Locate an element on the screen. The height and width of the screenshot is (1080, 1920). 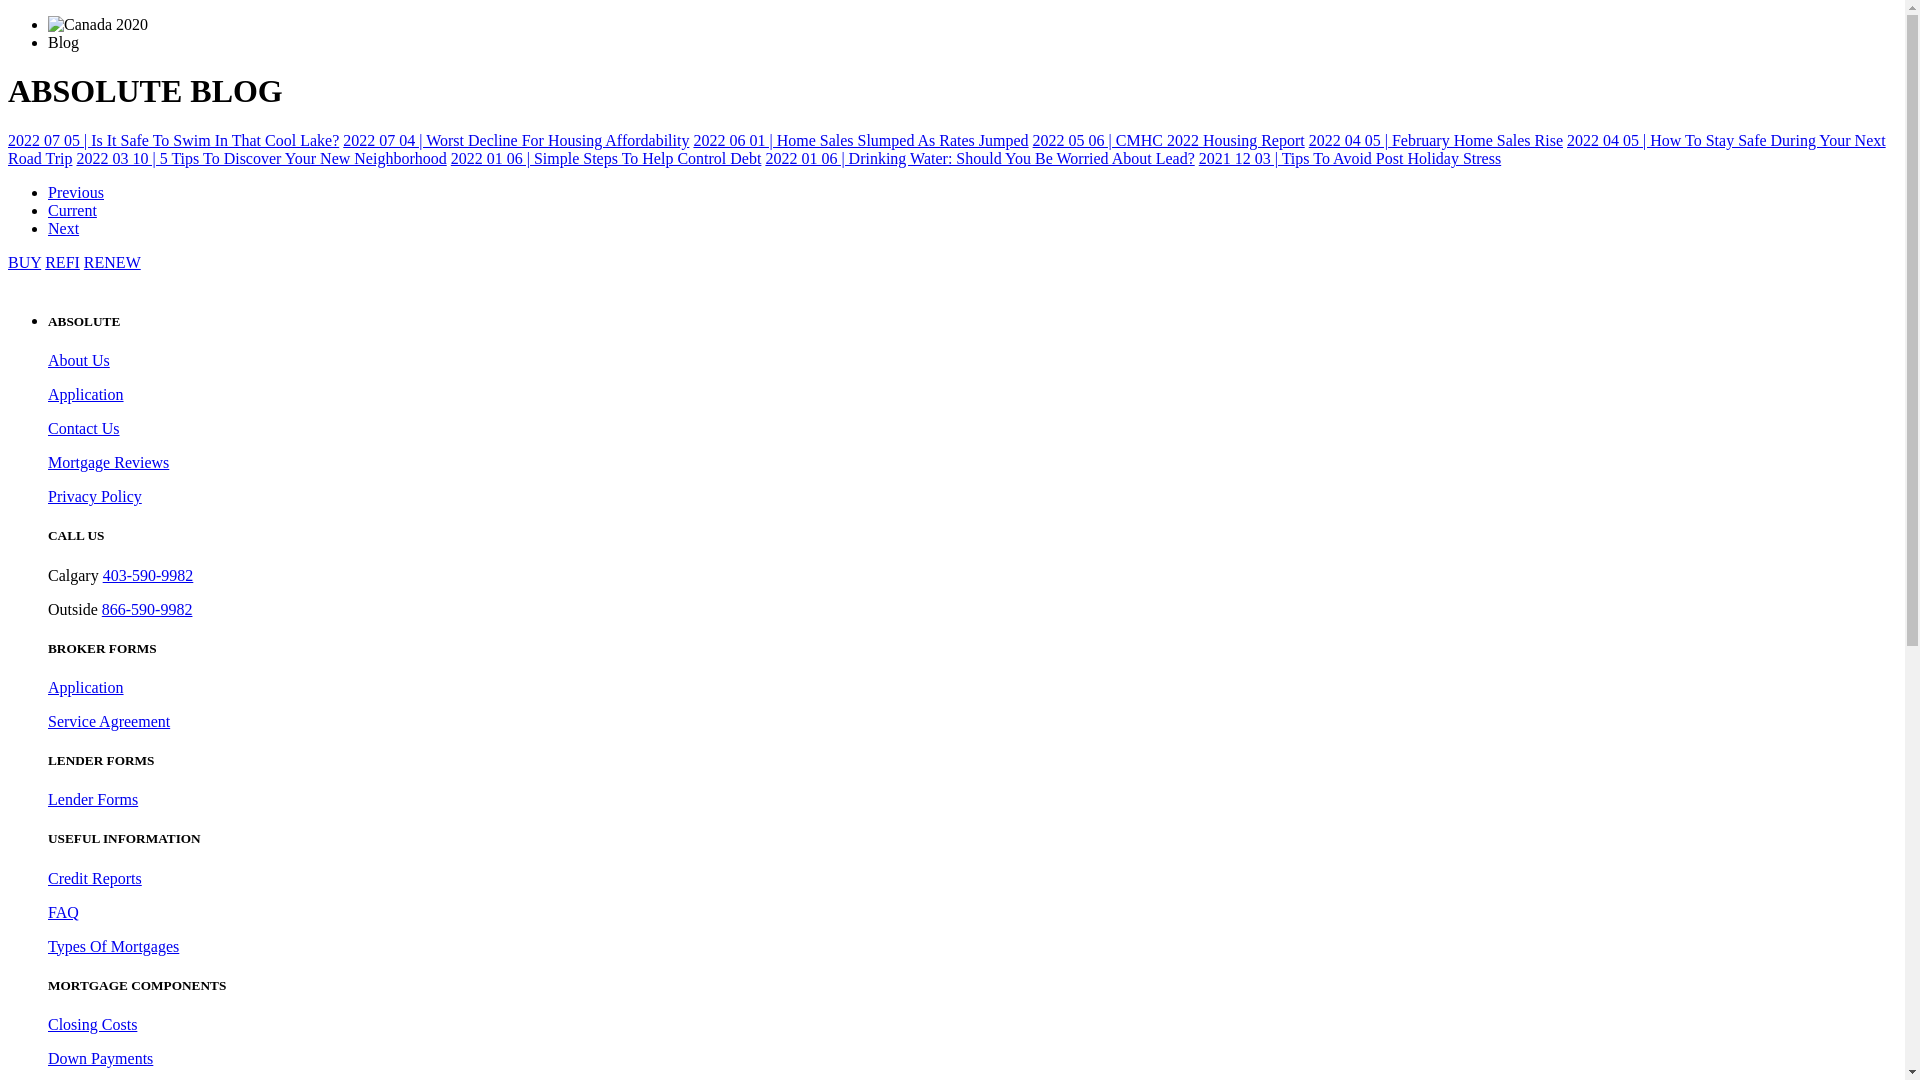
'Lender Forms' is located at coordinates (91, 798).